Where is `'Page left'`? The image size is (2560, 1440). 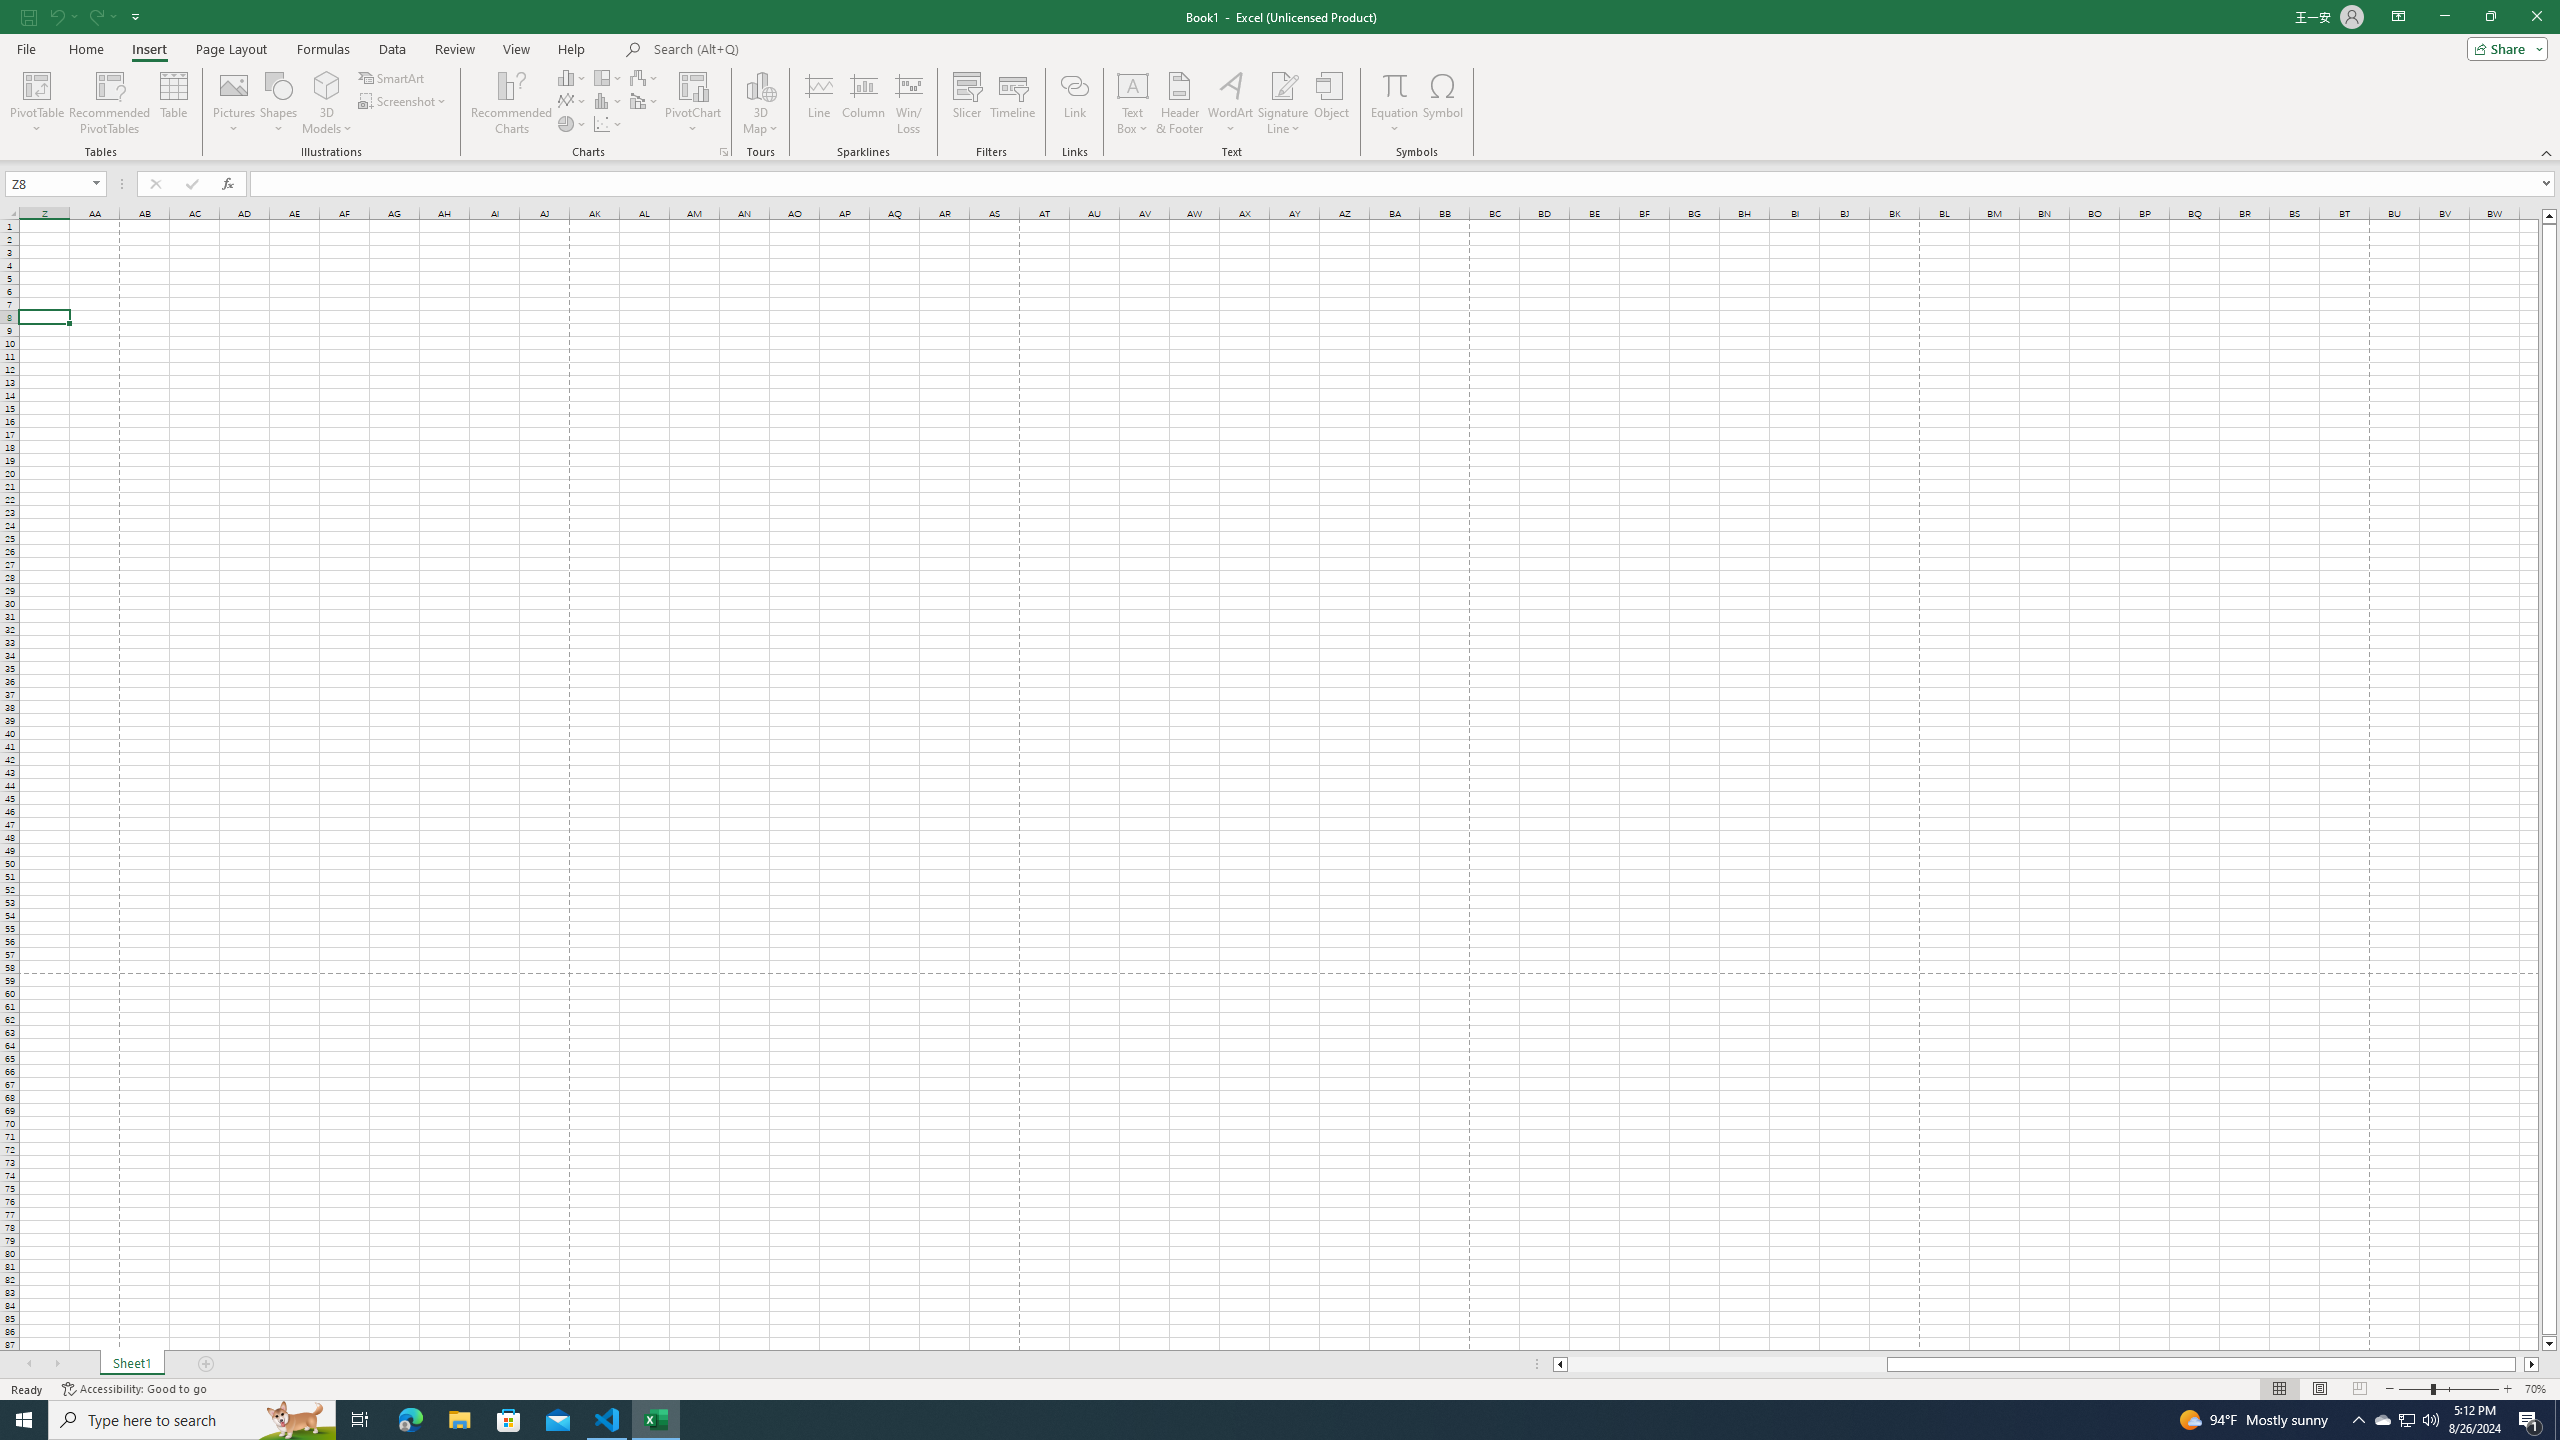 'Page left' is located at coordinates (1725, 1363).